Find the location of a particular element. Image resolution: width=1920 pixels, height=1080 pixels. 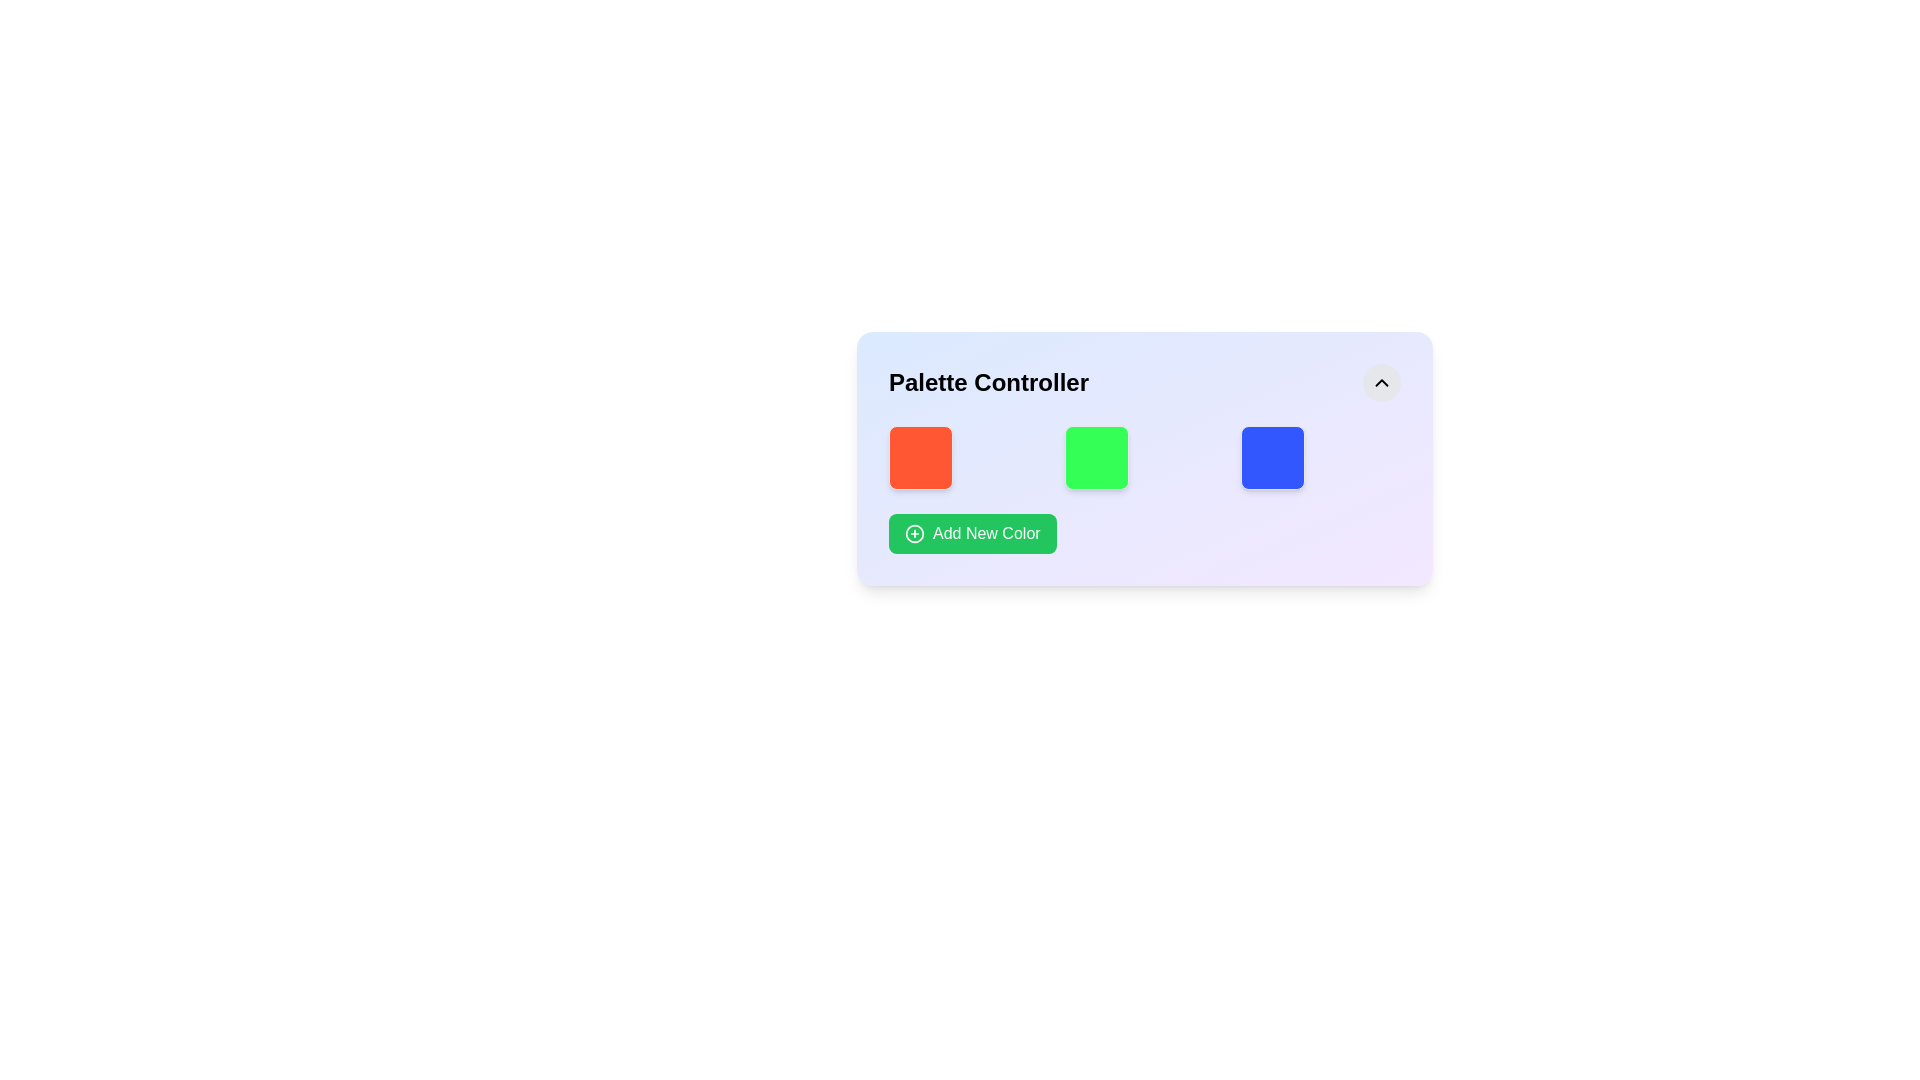

the chevron up icon located in the top-right corner of the card section, which is inside a circular gray background and is used for expanding or collapsing sections is located at coordinates (1381, 382).